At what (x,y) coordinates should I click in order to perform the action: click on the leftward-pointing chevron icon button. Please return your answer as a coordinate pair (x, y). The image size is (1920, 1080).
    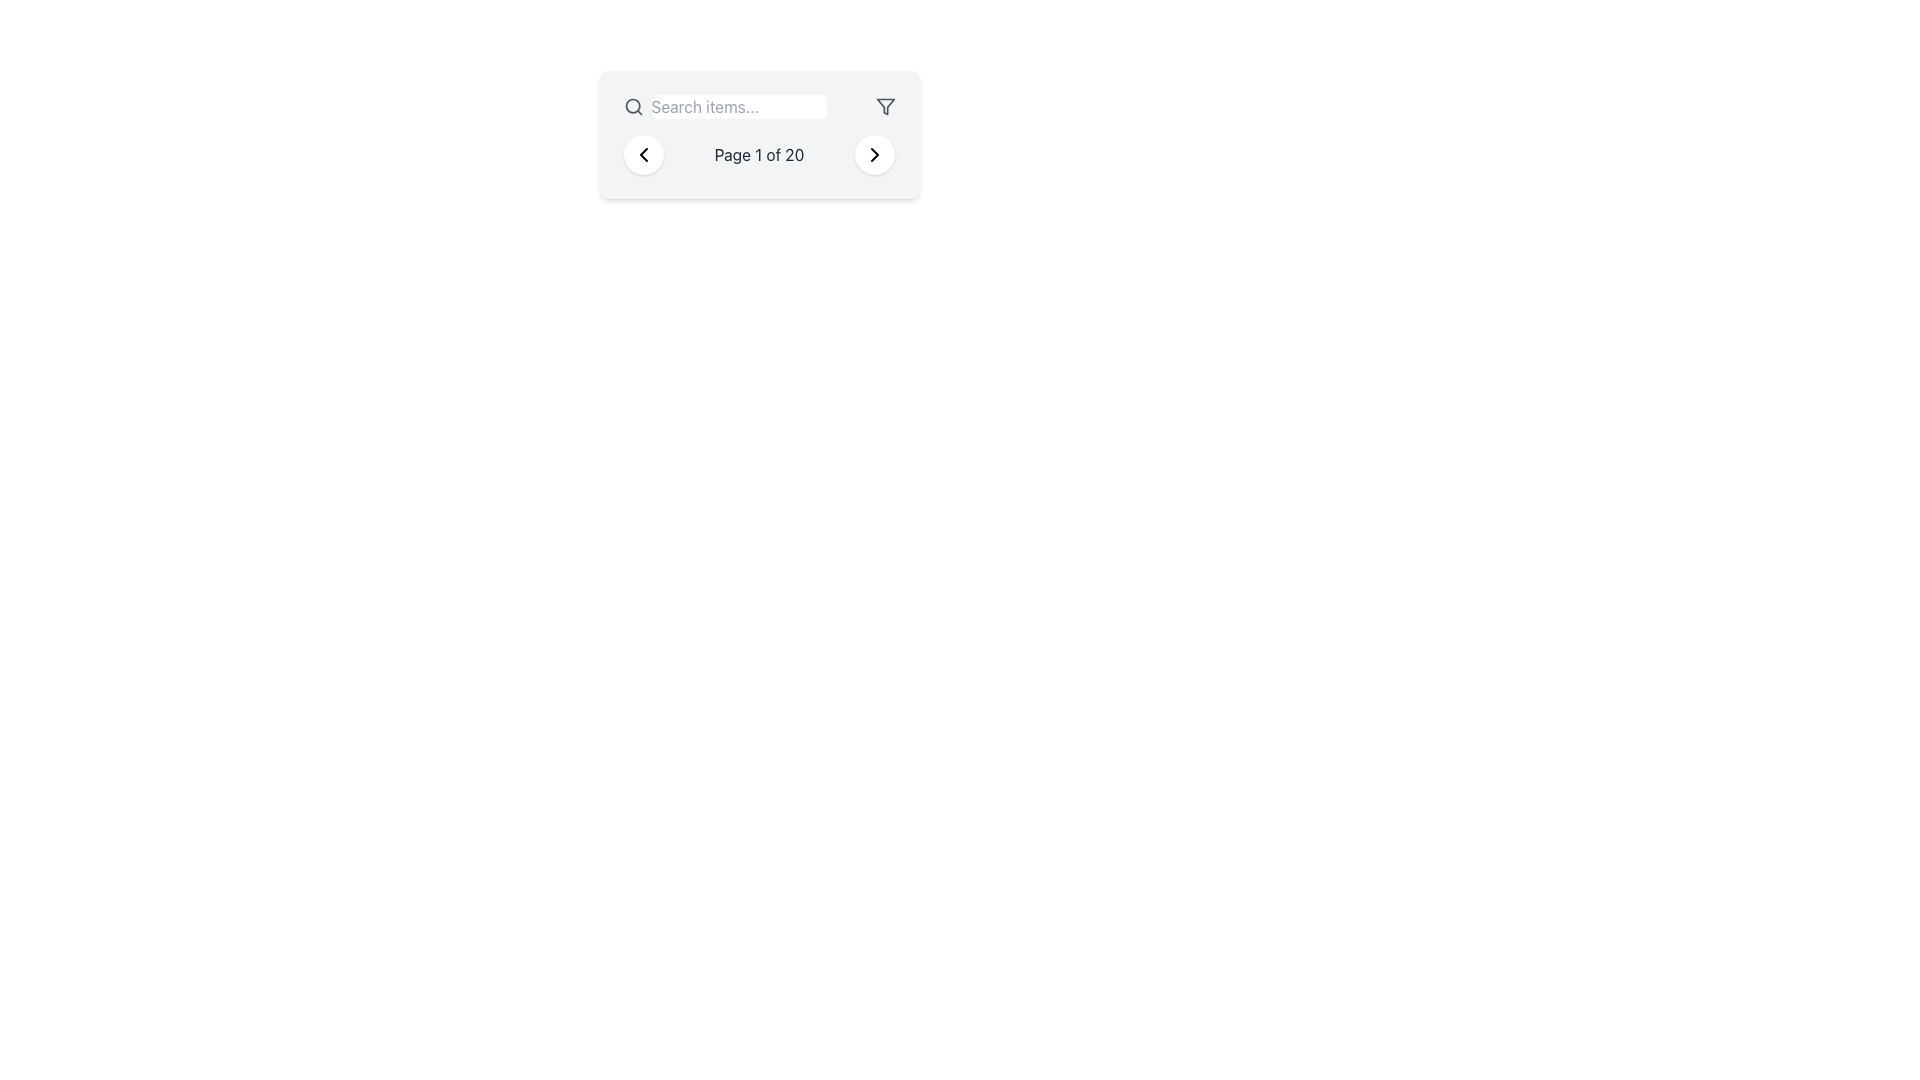
    Looking at the image, I should click on (643, 153).